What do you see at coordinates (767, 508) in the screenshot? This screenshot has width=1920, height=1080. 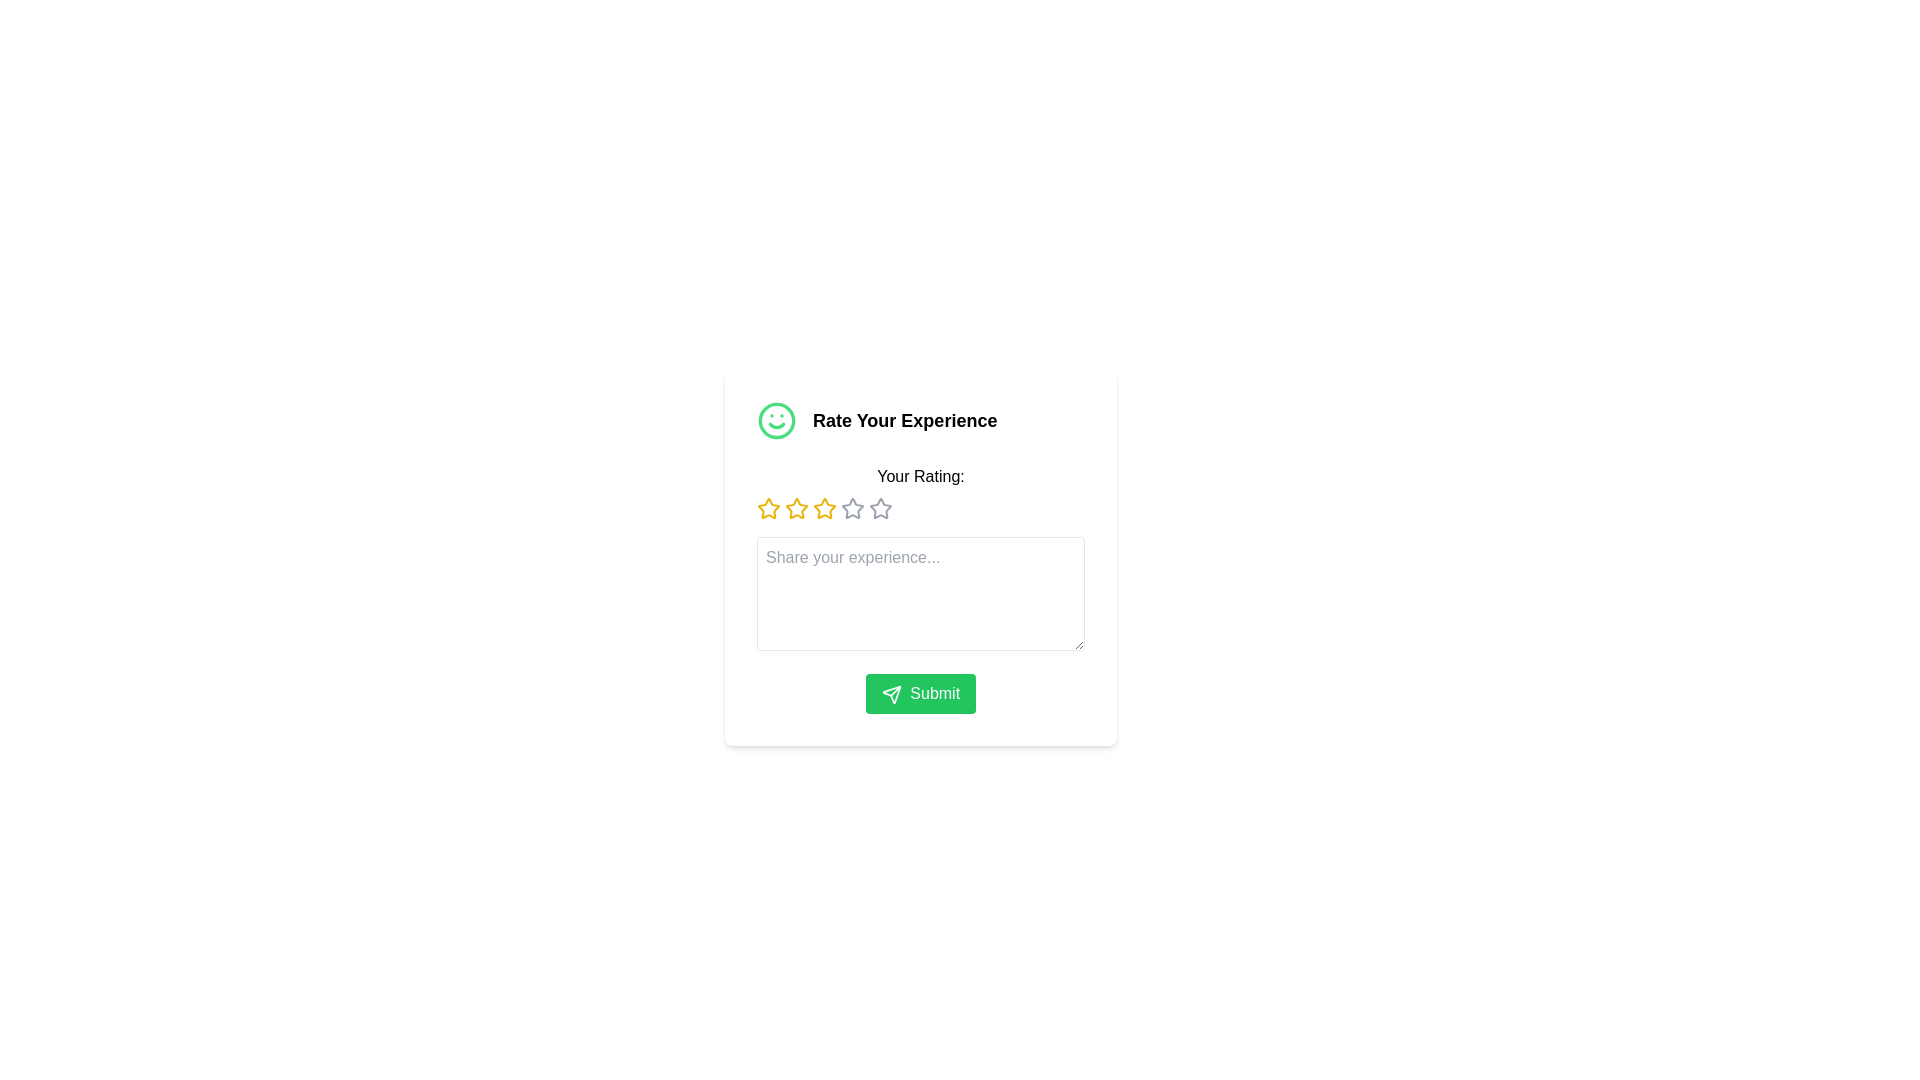 I see `the first star in the Star Rating Icon` at bounding box center [767, 508].